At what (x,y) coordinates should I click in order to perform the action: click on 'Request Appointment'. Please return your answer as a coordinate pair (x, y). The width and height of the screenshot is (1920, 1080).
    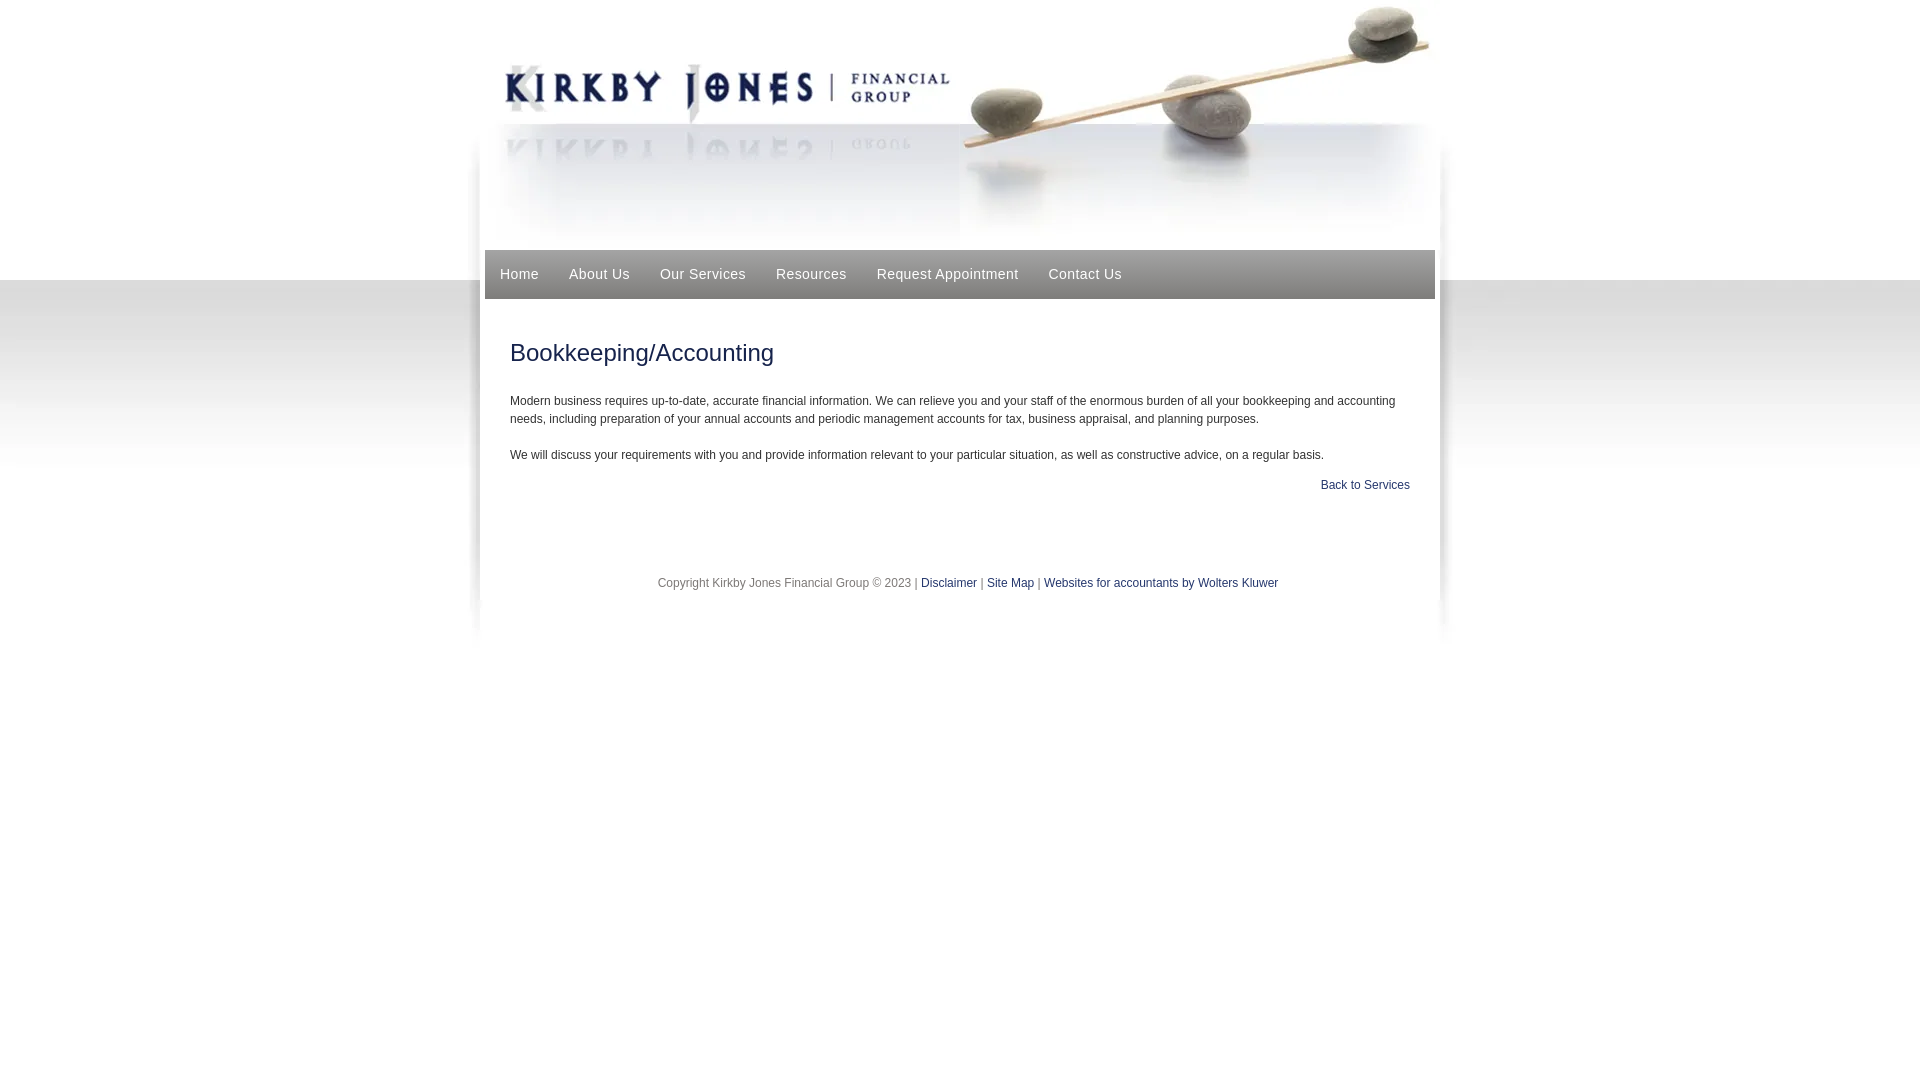
    Looking at the image, I should click on (947, 274).